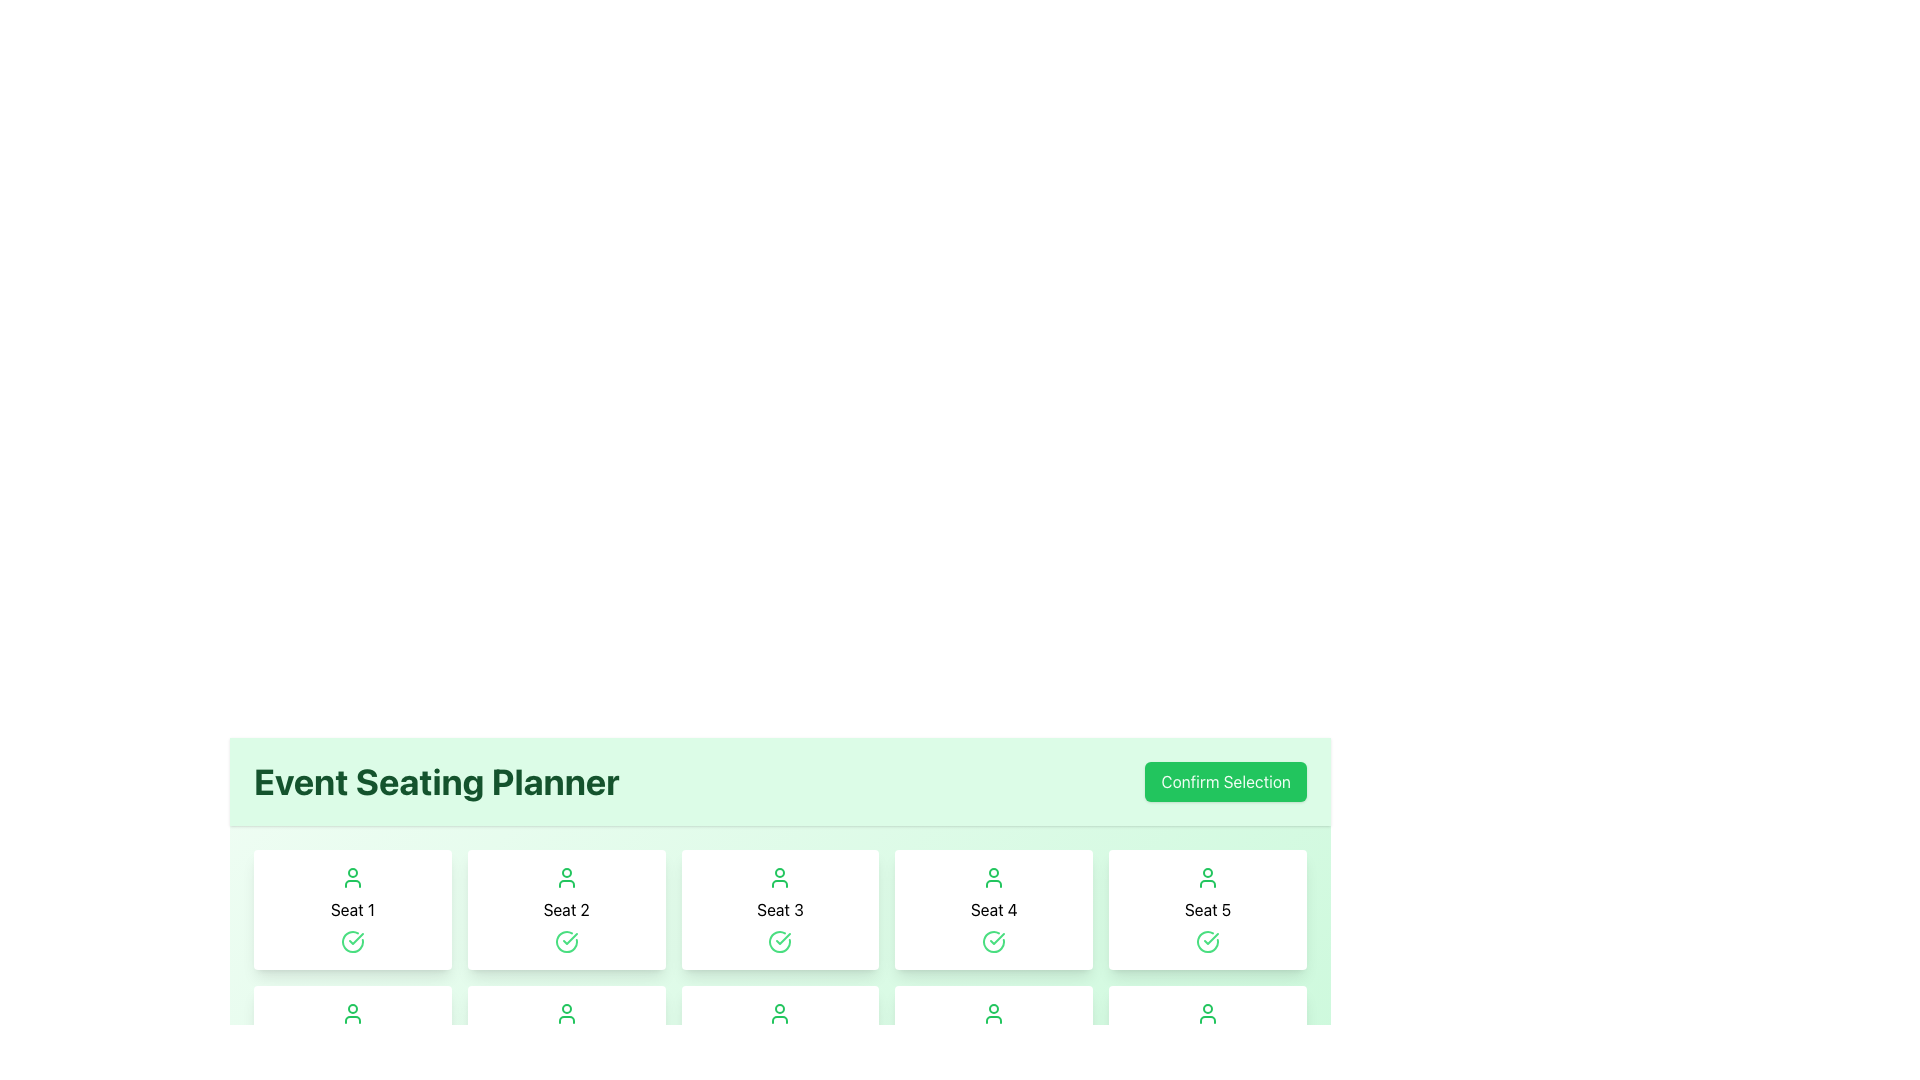  I want to click on the non-interactive text label indicating 'Seat 4', which is positioned in the grid layout between 'Seat 3' and 'Seat 5', so click(994, 910).